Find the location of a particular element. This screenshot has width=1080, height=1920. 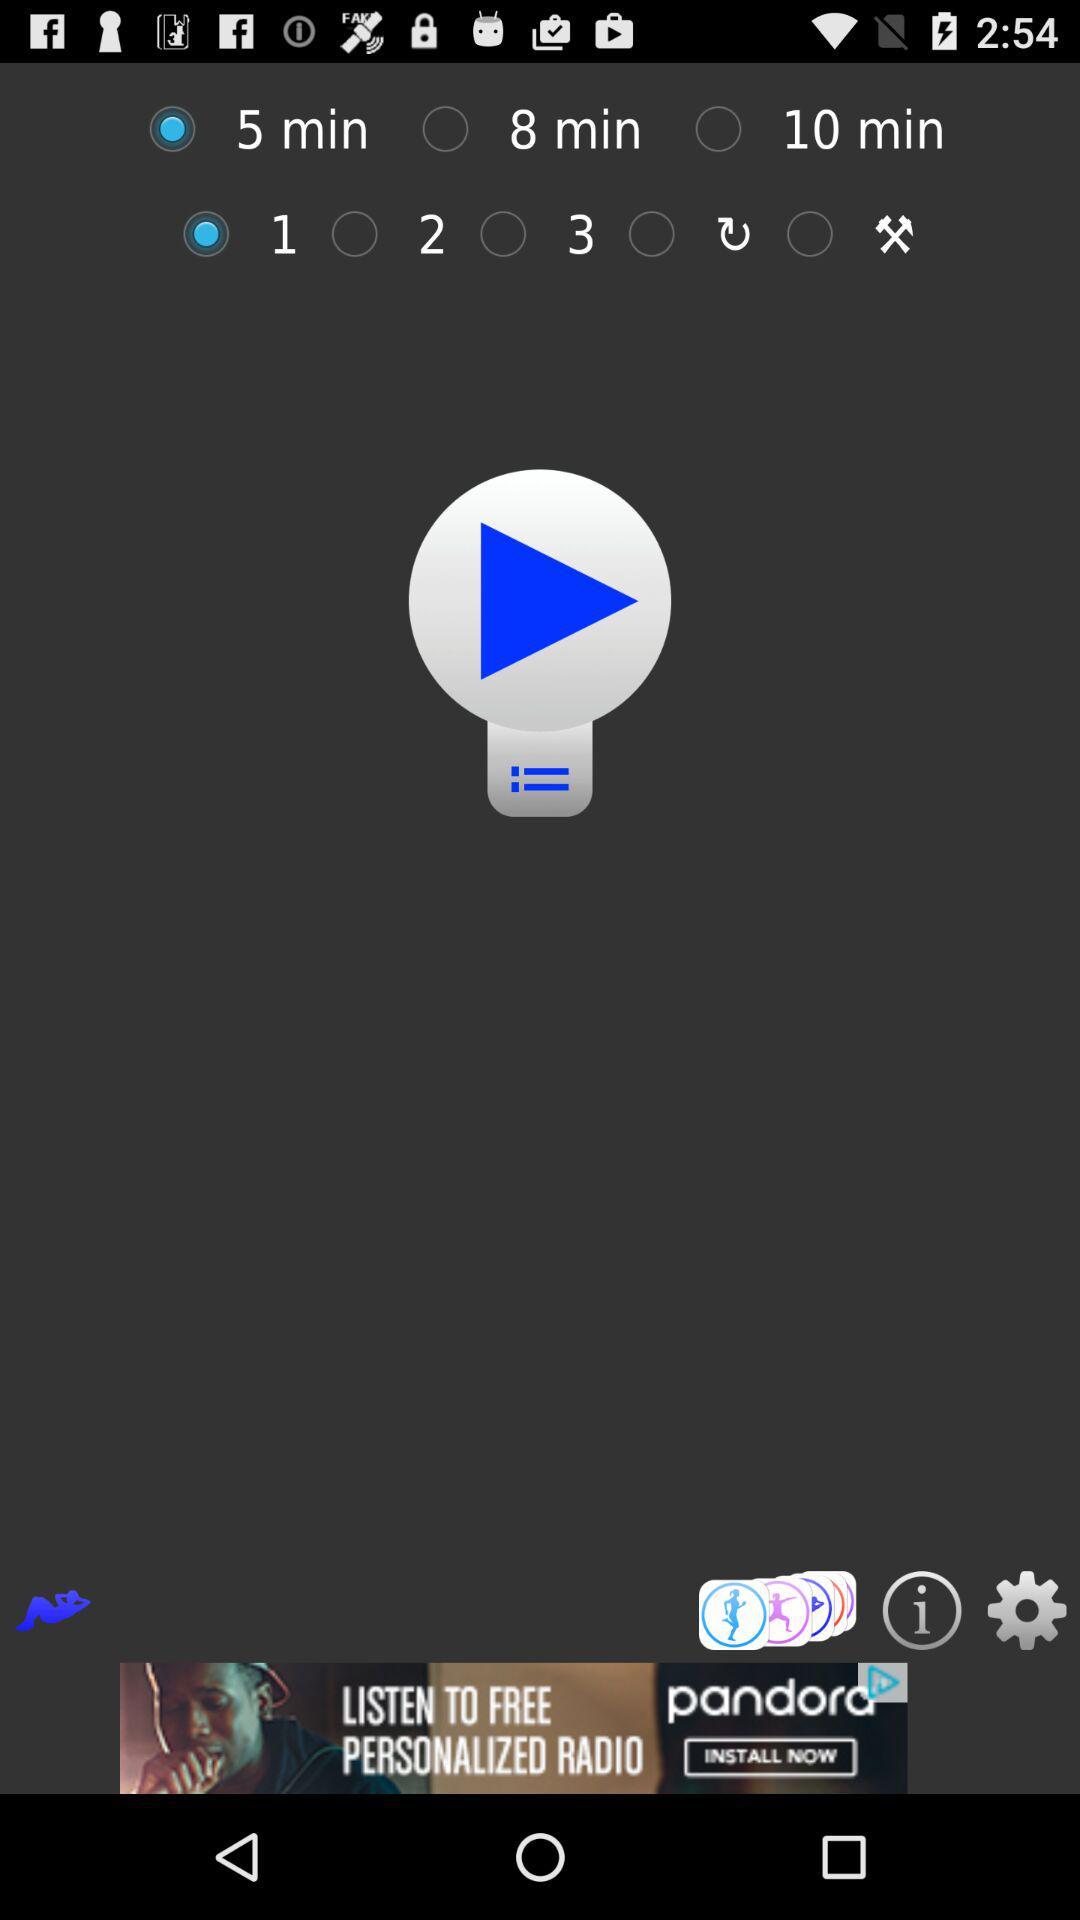

10 min option is located at coordinates (729, 128).